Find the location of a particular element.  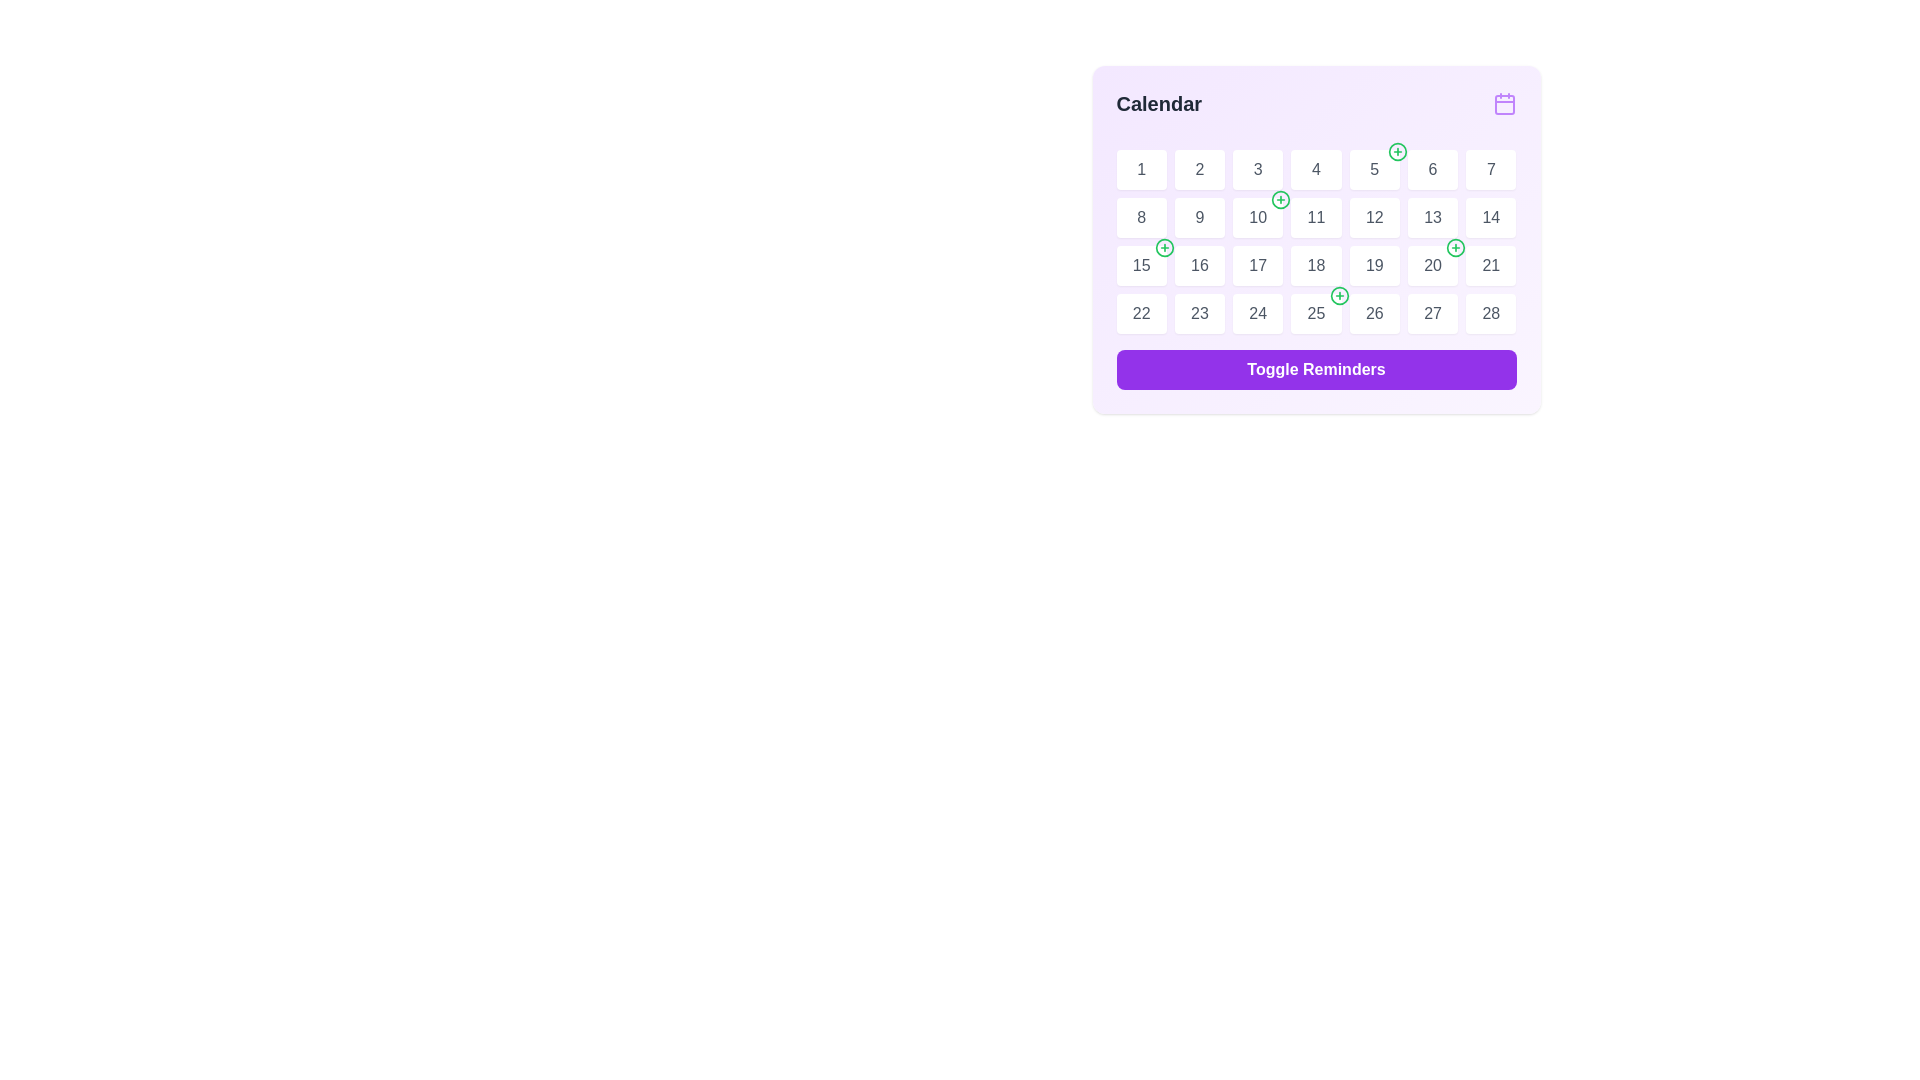

the button-like calendar grid cell displaying the number '23' is located at coordinates (1200, 313).